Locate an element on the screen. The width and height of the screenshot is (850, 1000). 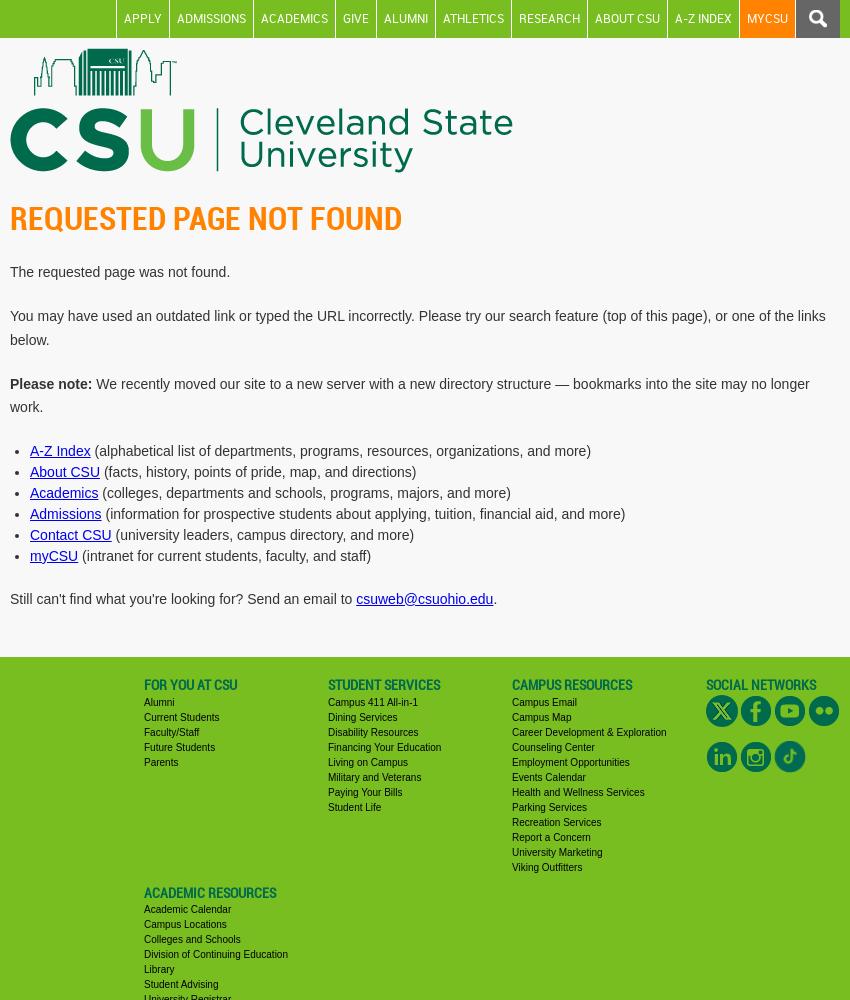
'Employment Opportunities' is located at coordinates (570, 761).